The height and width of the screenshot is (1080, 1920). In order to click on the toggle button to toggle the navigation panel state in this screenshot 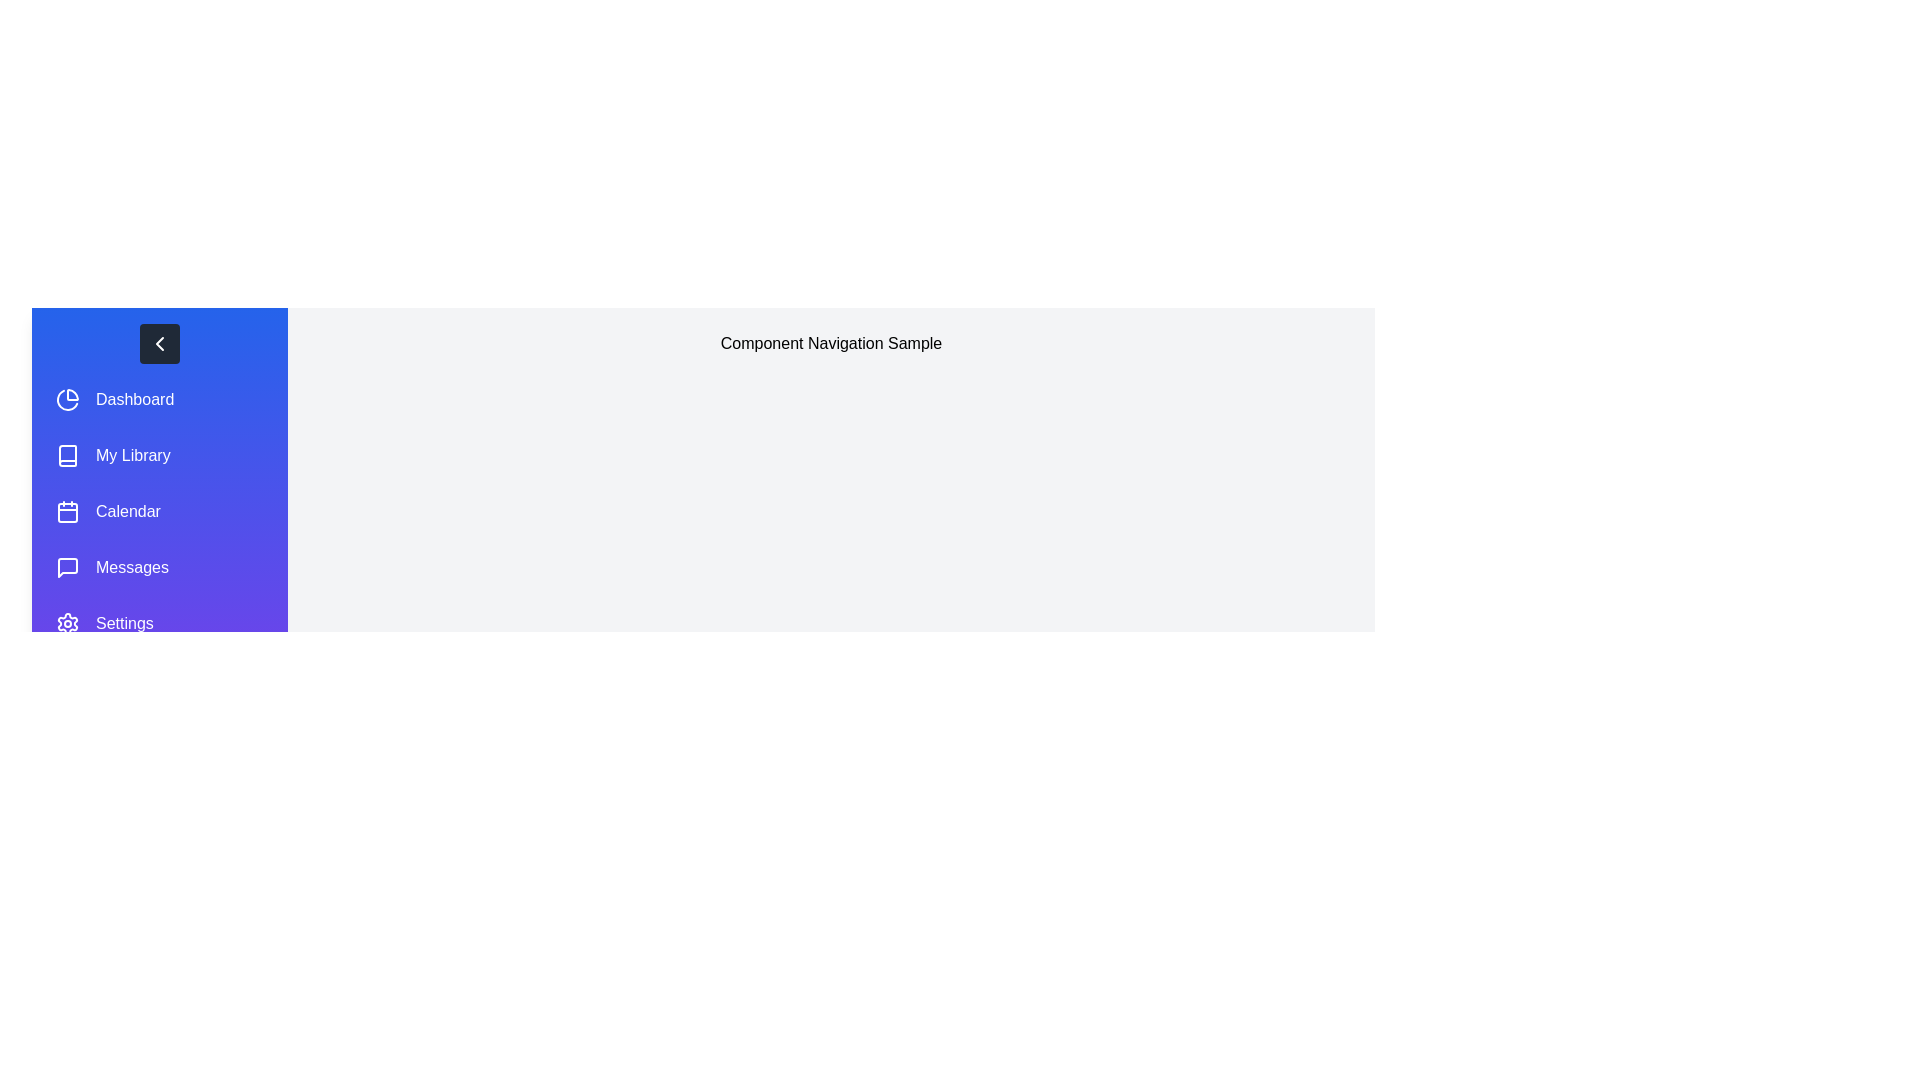, I will do `click(158, 342)`.